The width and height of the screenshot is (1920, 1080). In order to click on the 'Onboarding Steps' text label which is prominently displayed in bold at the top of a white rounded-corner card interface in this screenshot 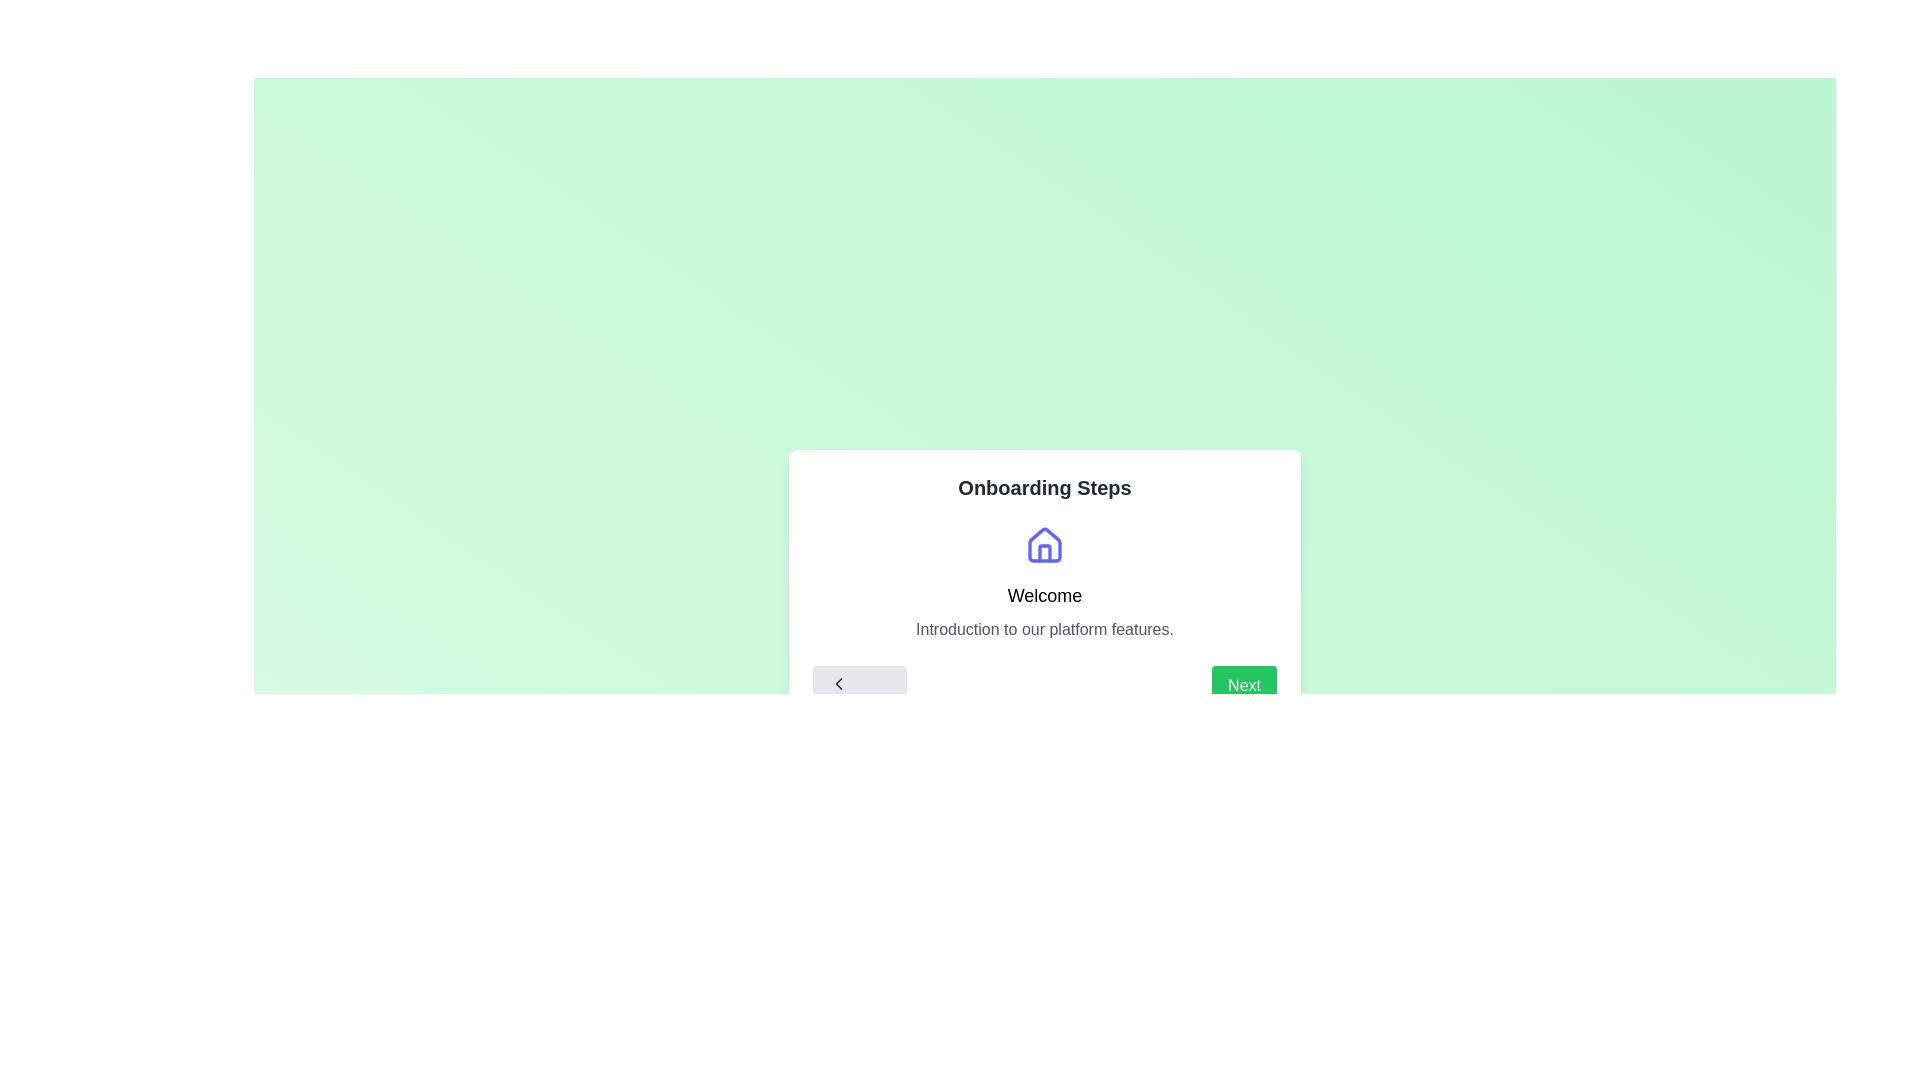, I will do `click(1044, 488)`.